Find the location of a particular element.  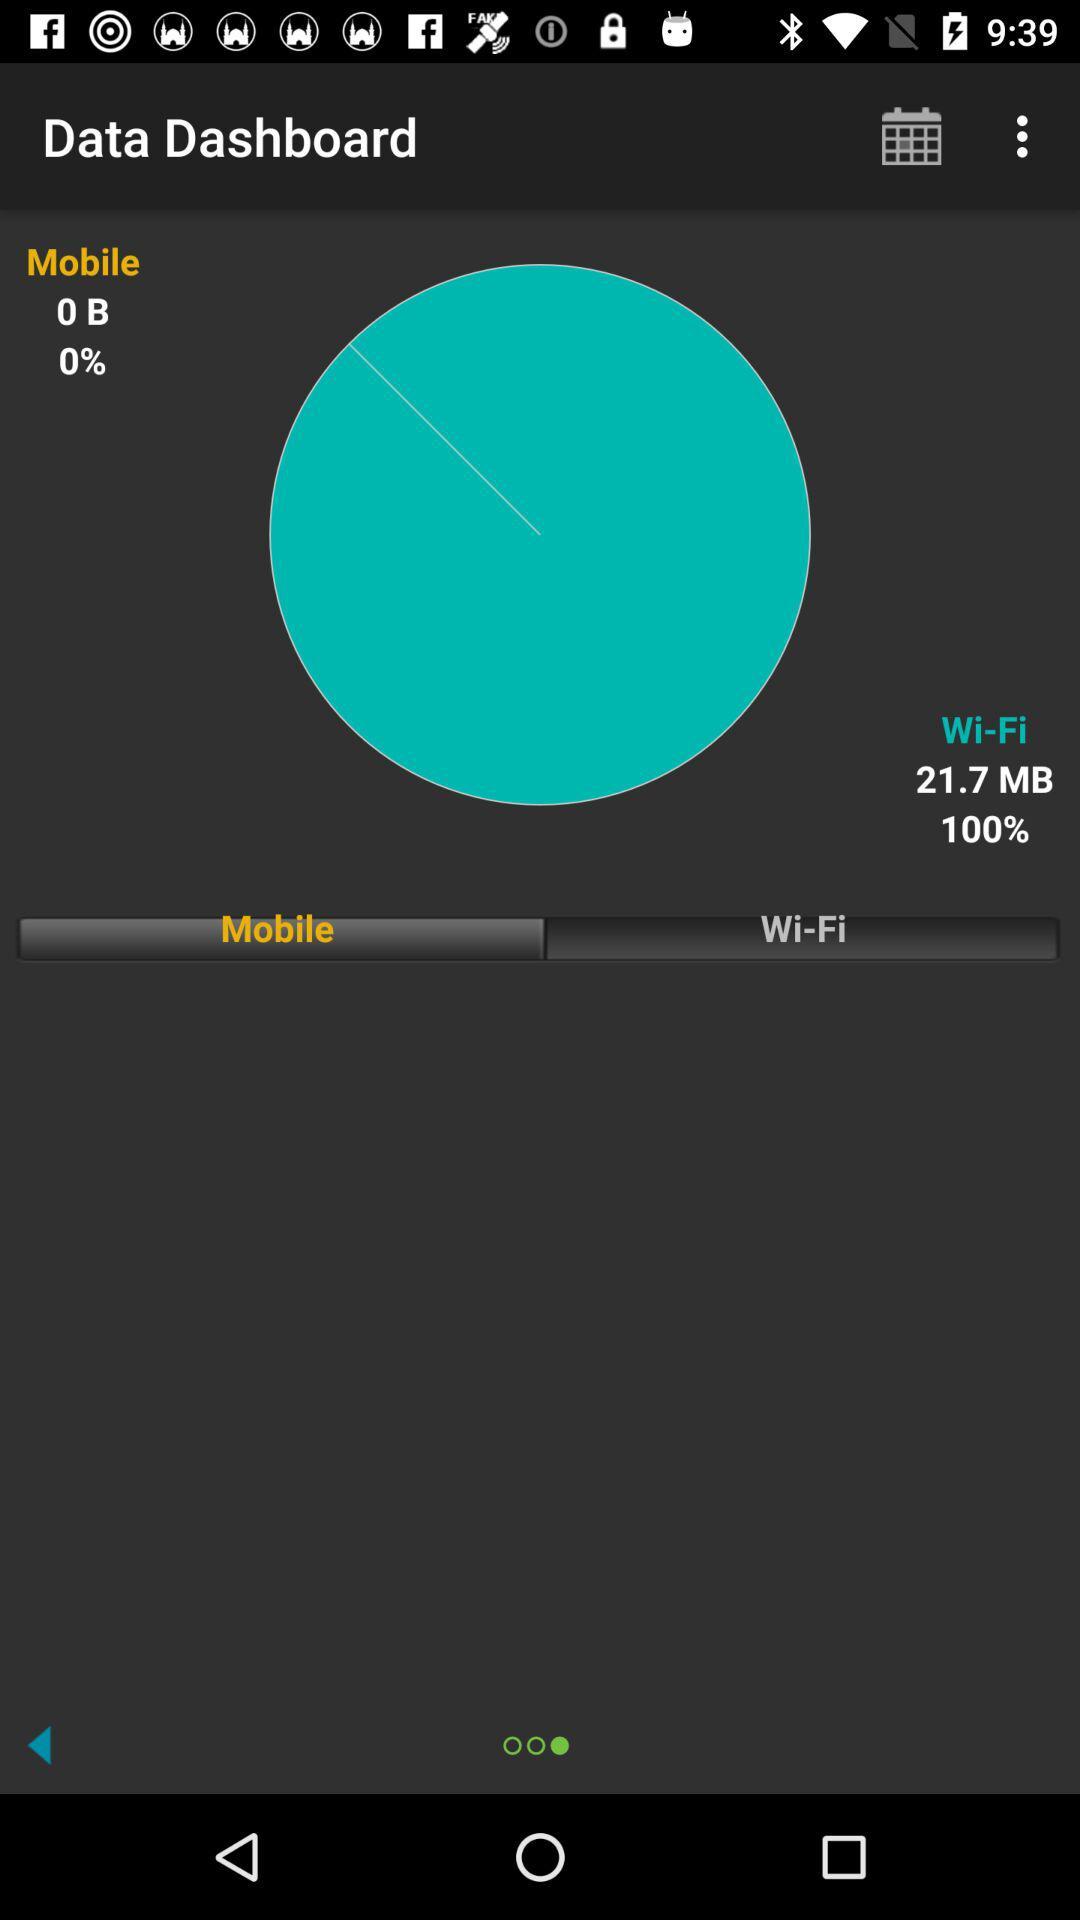

the arrow_backward icon is located at coordinates (39, 1744).